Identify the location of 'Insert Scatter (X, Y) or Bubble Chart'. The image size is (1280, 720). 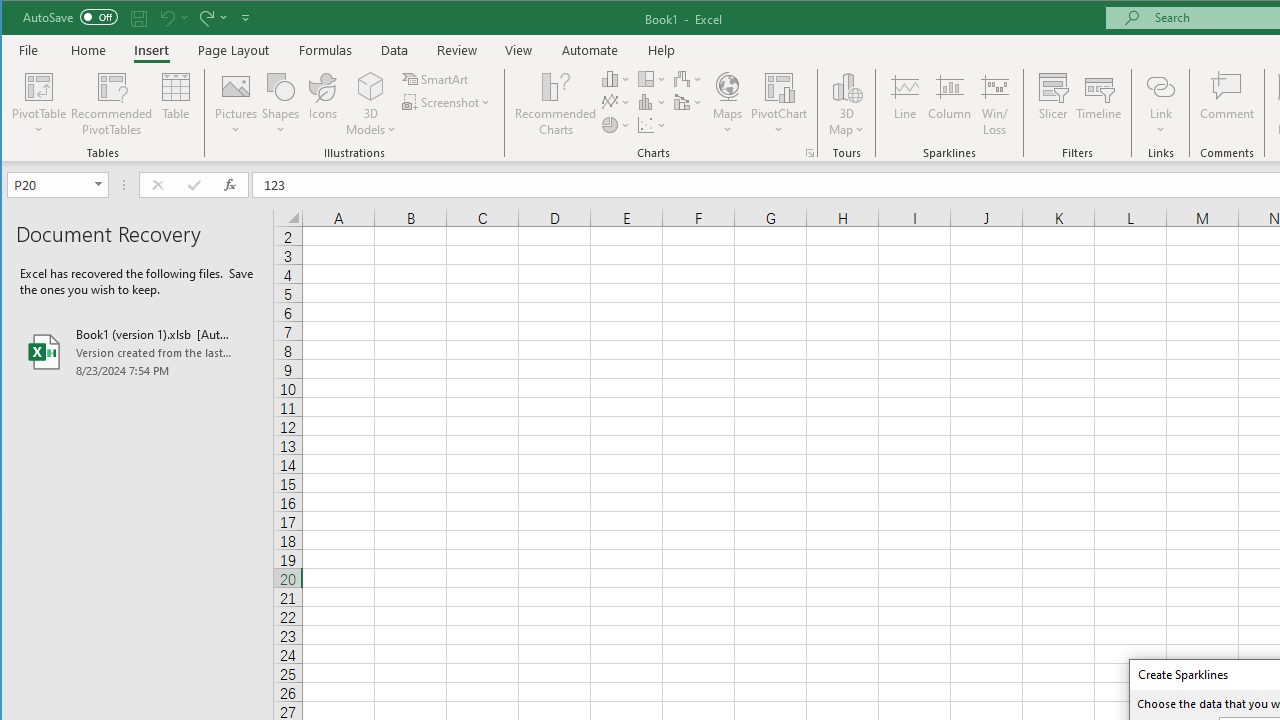
(652, 125).